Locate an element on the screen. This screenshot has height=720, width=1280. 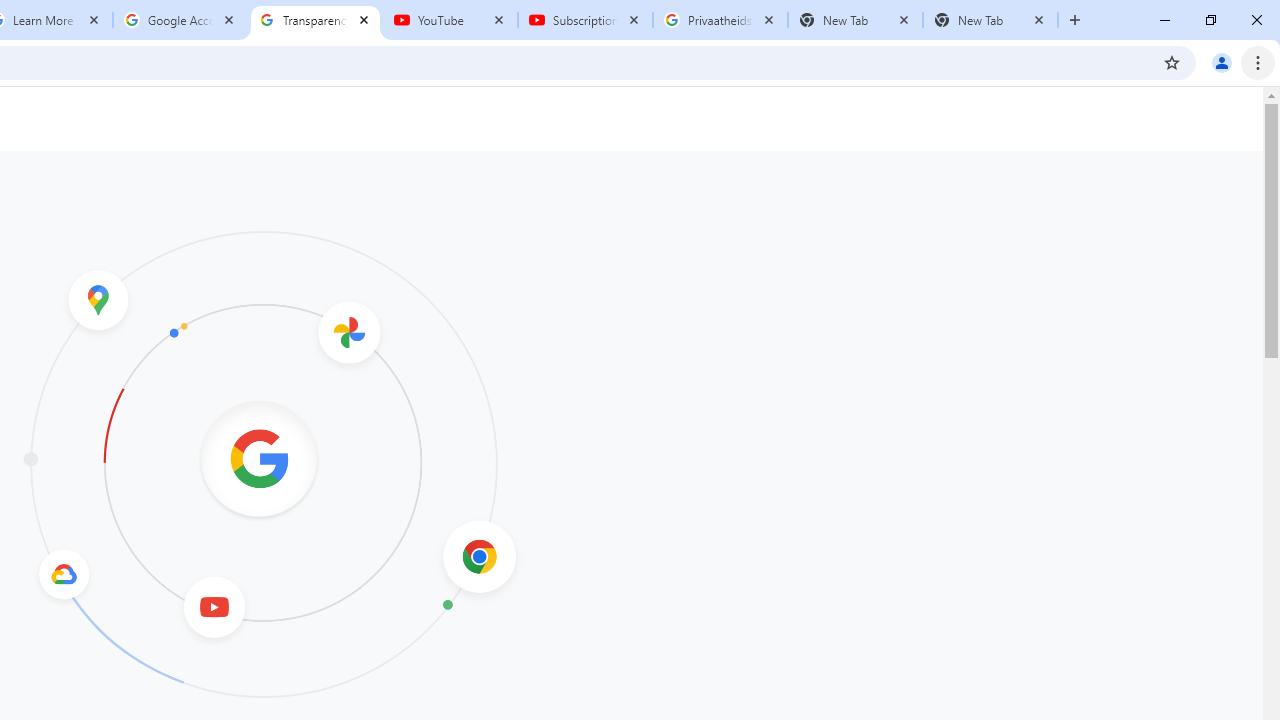
'Bookmark this tab' is located at coordinates (1171, 61).